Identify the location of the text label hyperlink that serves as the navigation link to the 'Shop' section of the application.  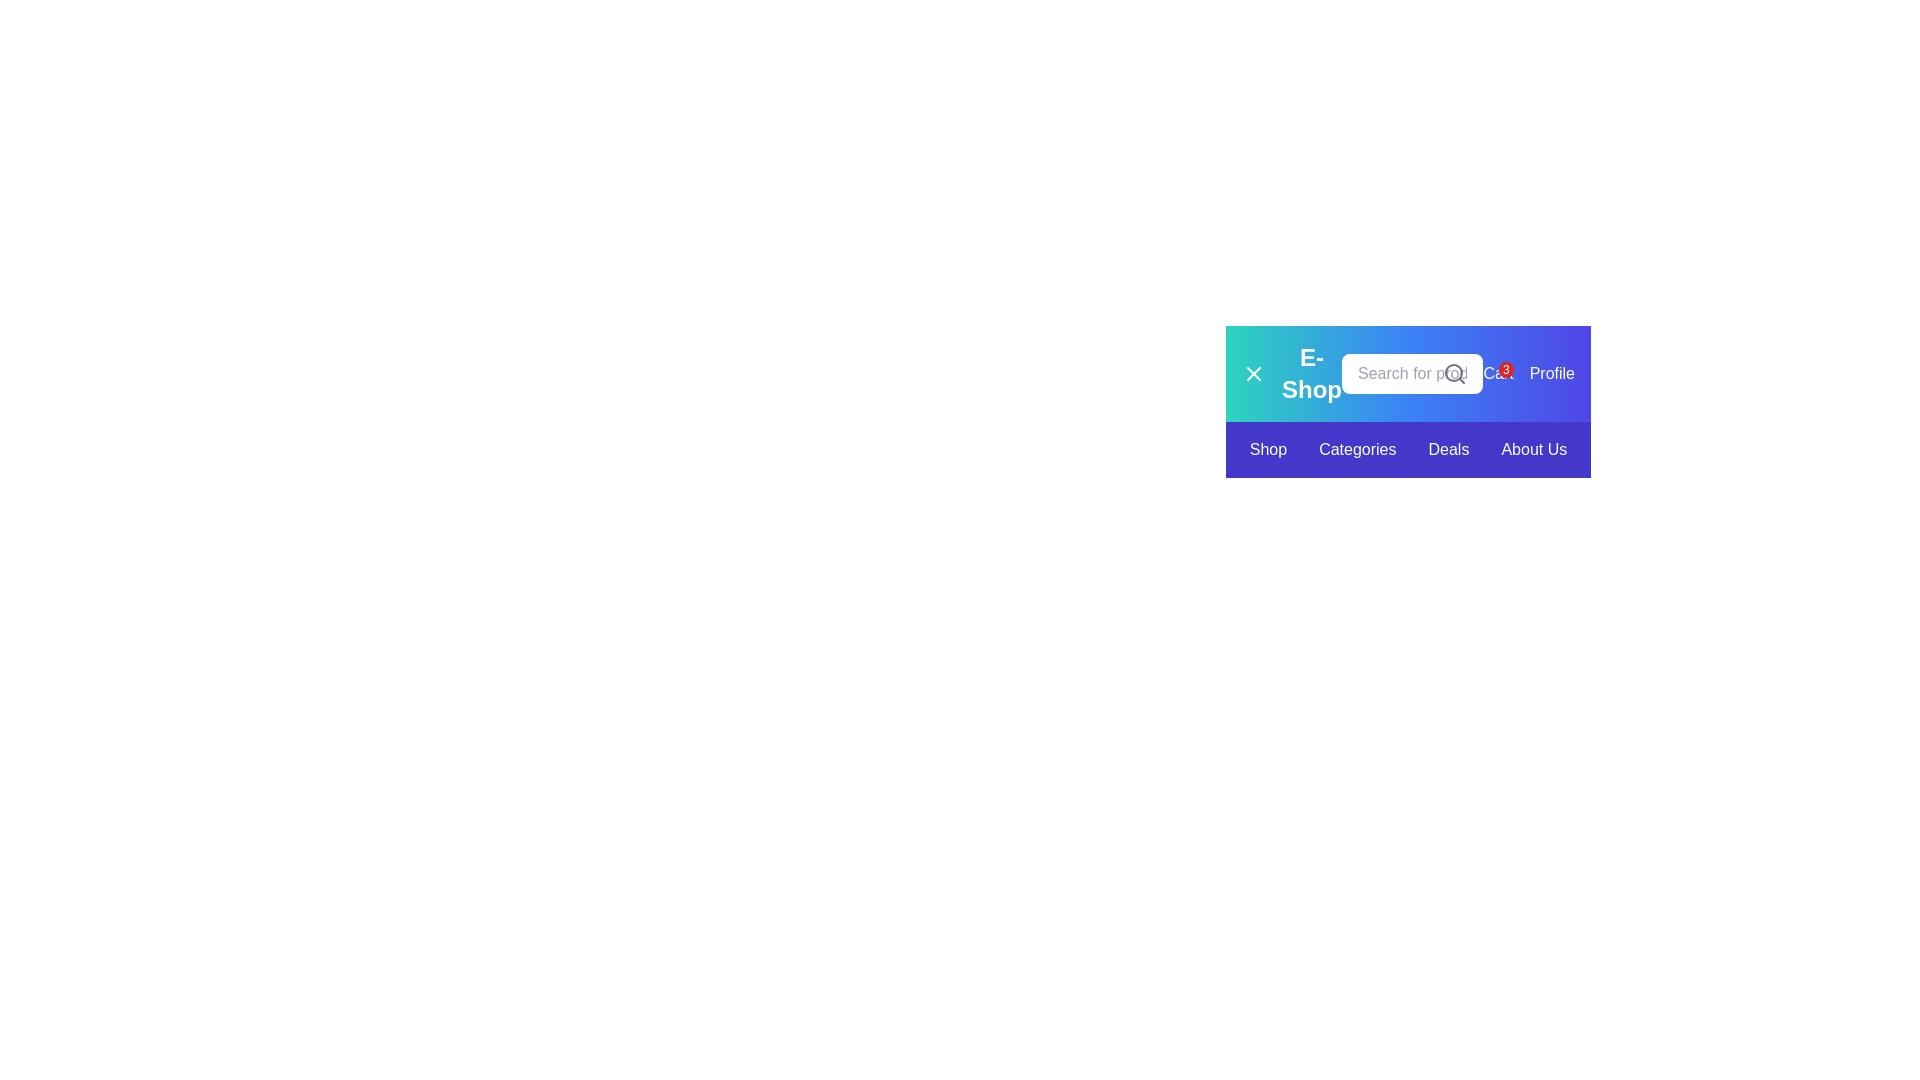
(1266, 450).